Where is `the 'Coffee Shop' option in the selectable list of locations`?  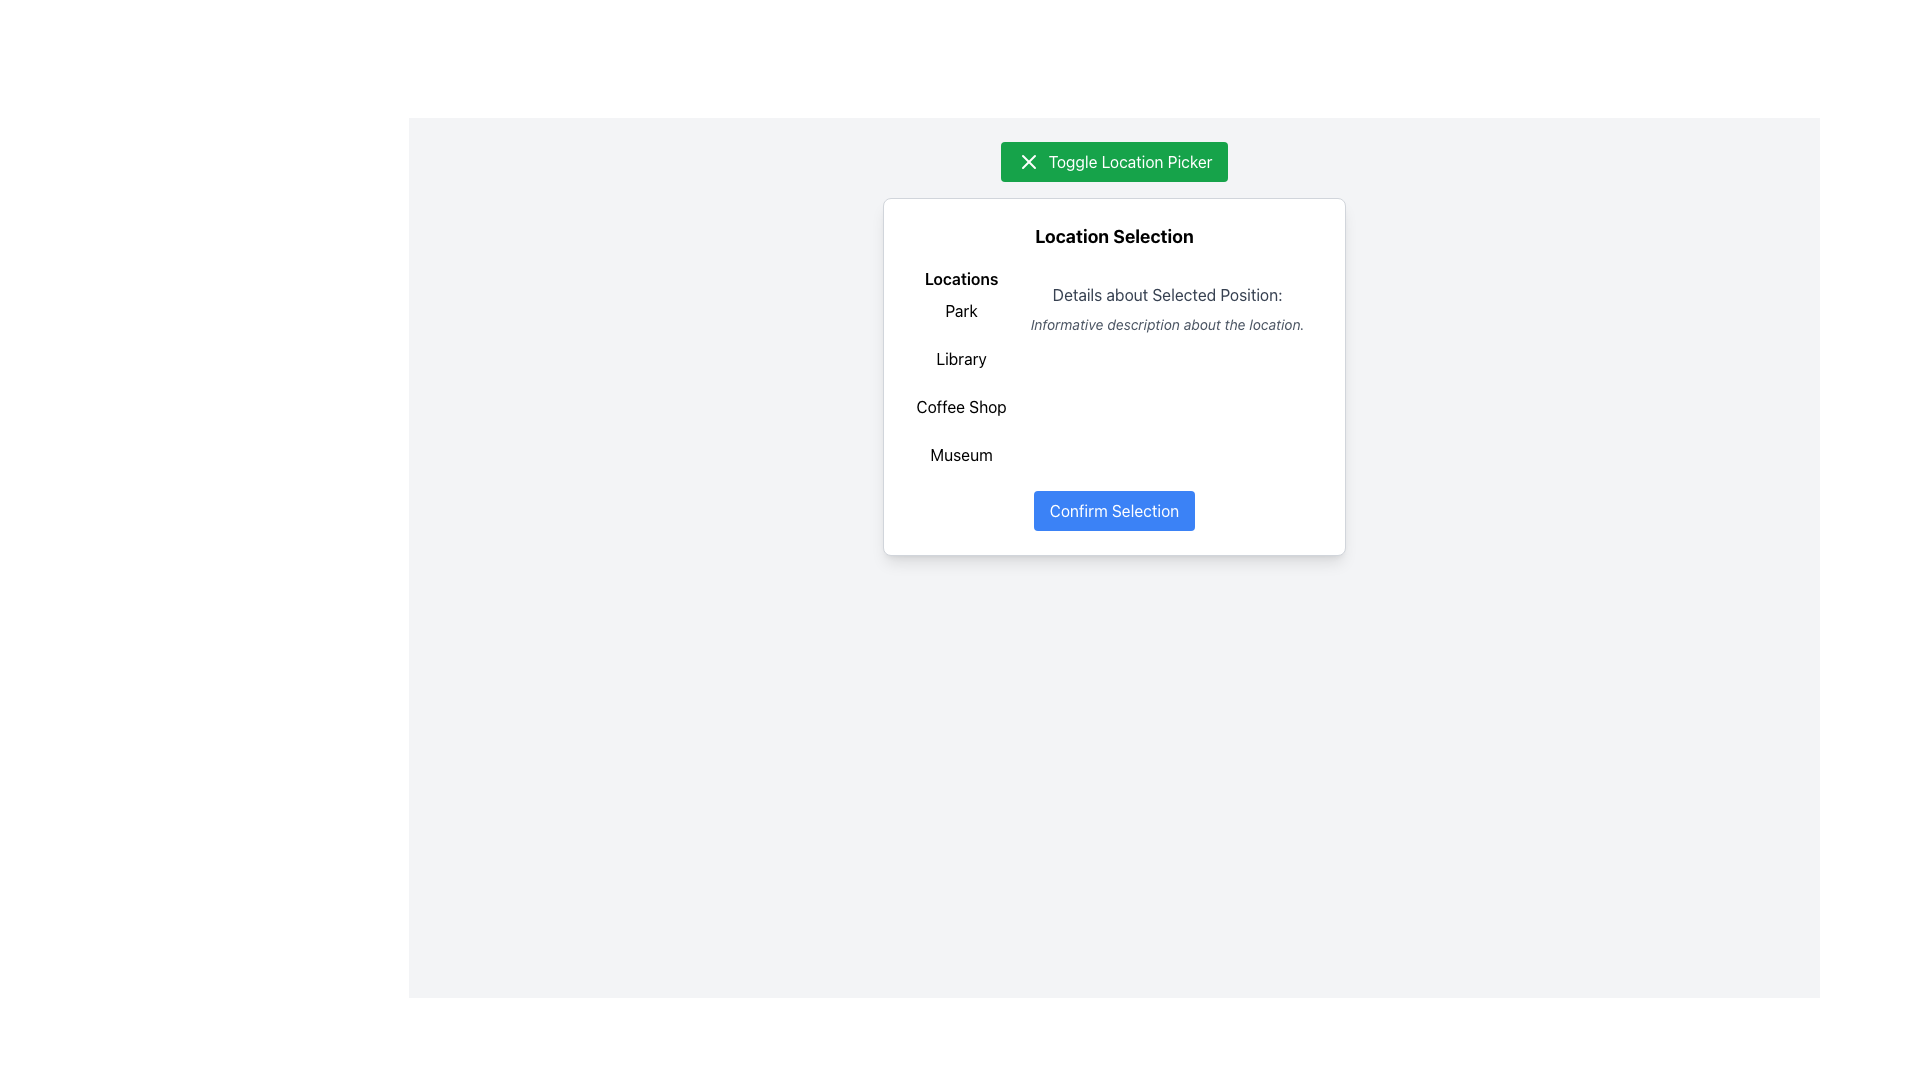
the 'Coffee Shop' option in the selectable list of locations is located at coordinates (961, 406).